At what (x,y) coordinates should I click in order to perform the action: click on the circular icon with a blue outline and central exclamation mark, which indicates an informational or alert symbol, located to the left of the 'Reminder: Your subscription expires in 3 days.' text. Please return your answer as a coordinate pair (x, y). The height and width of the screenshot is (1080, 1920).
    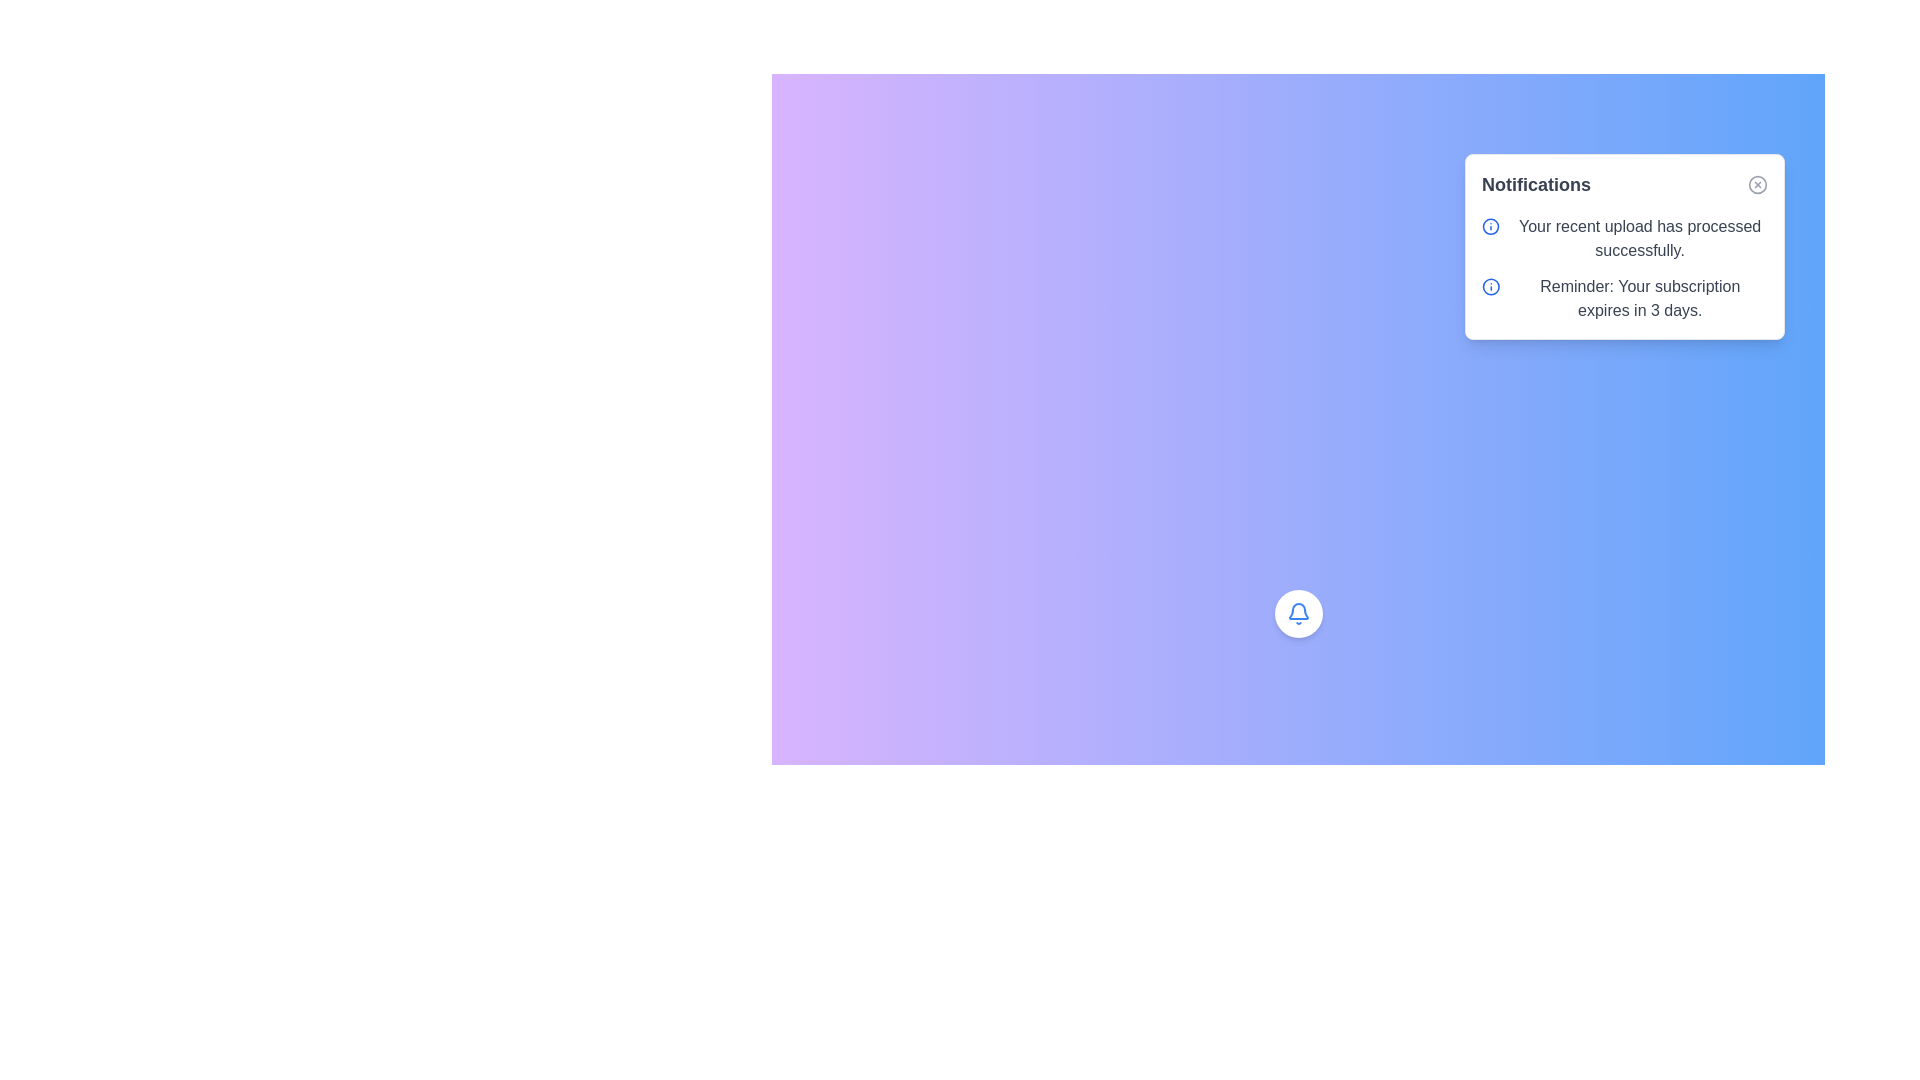
    Looking at the image, I should click on (1491, 286).